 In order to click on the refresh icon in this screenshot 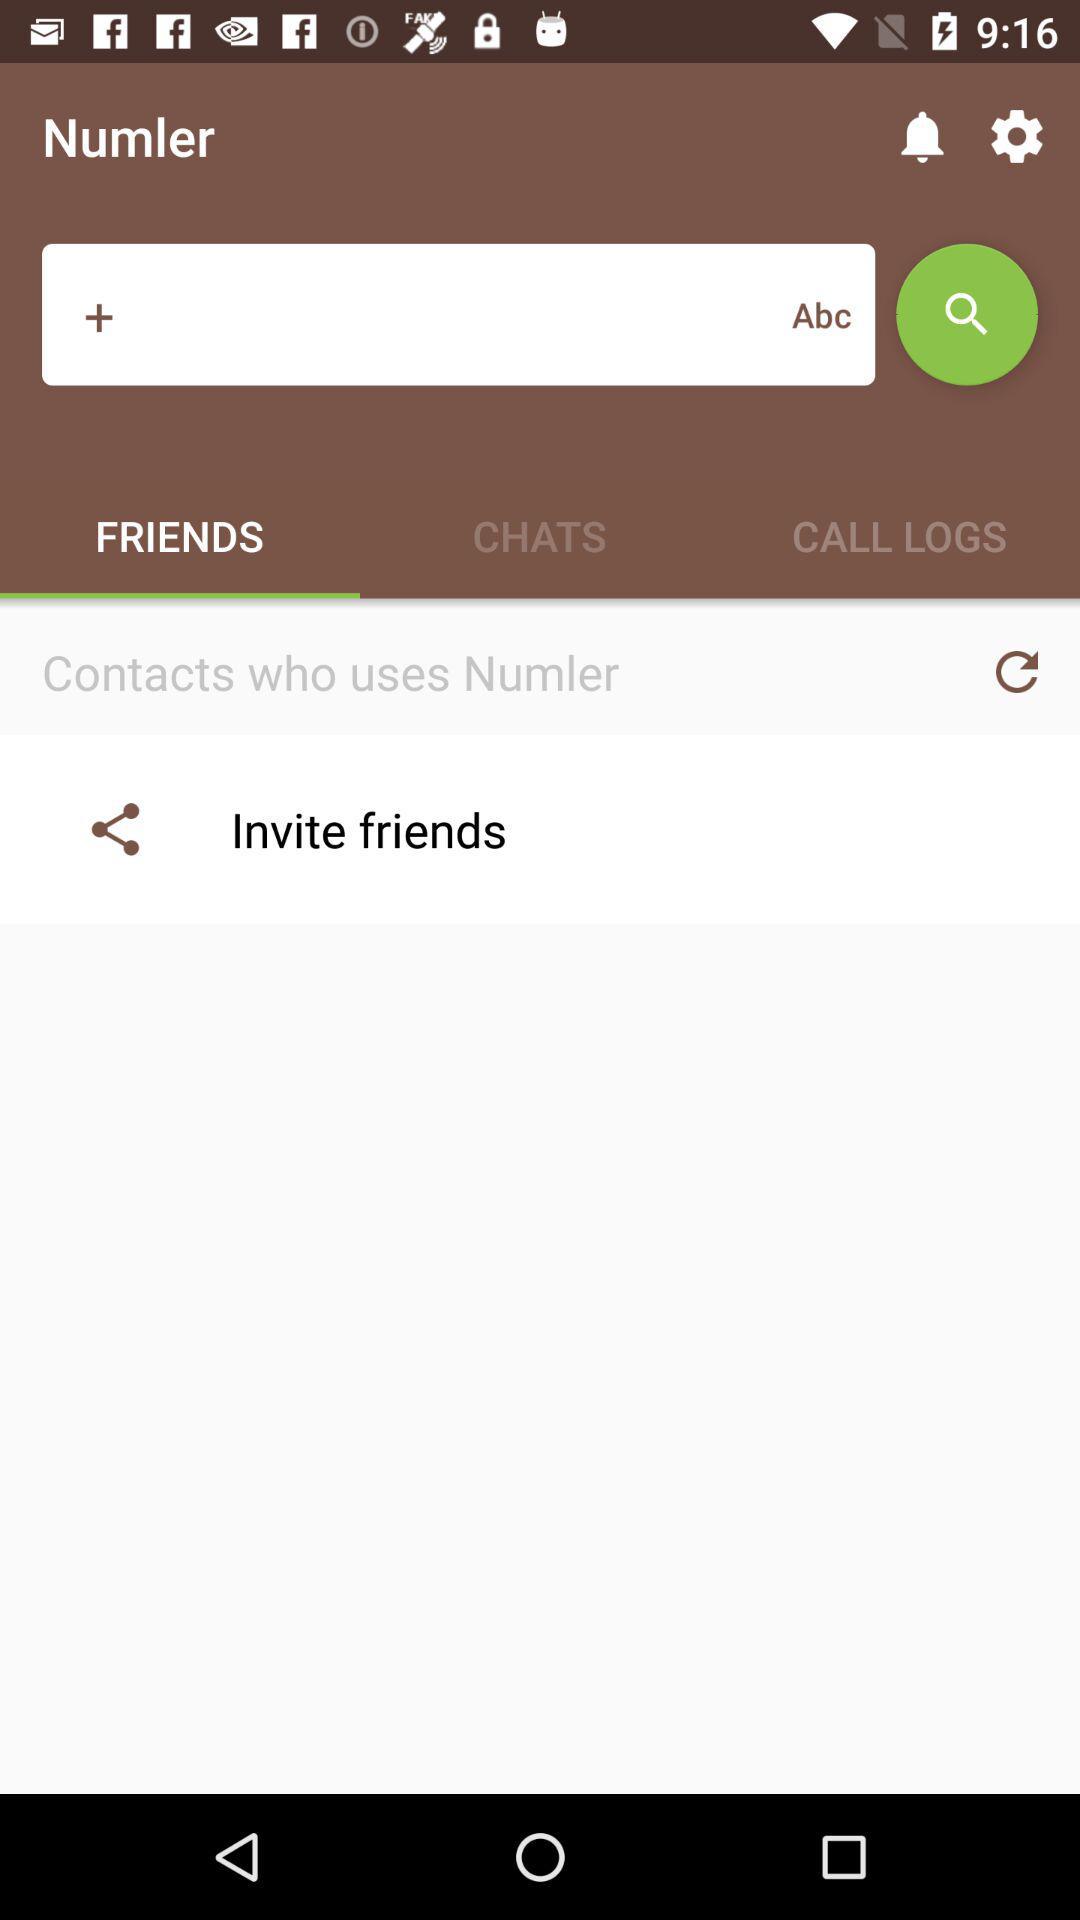, I will do `click(1017, 672)`.